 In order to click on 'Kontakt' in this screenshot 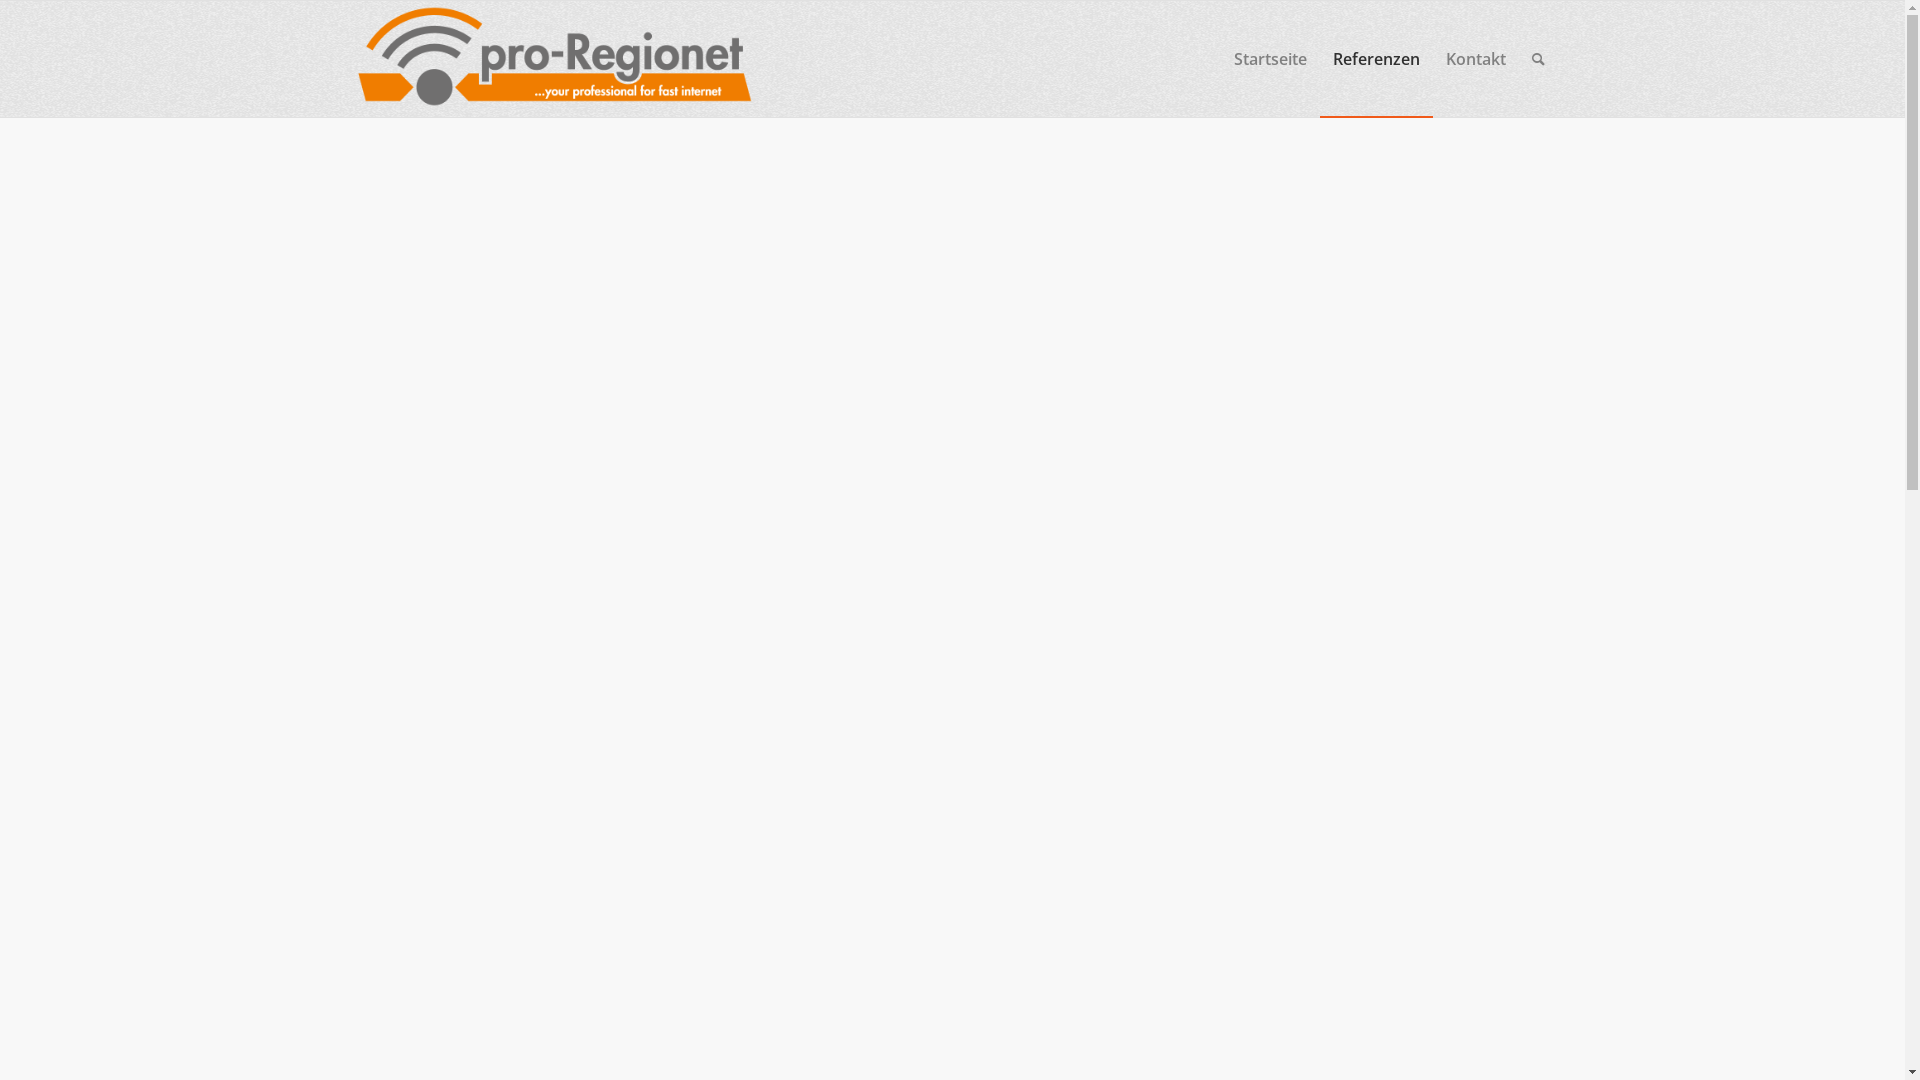, I will do `click(1430, 57)`.